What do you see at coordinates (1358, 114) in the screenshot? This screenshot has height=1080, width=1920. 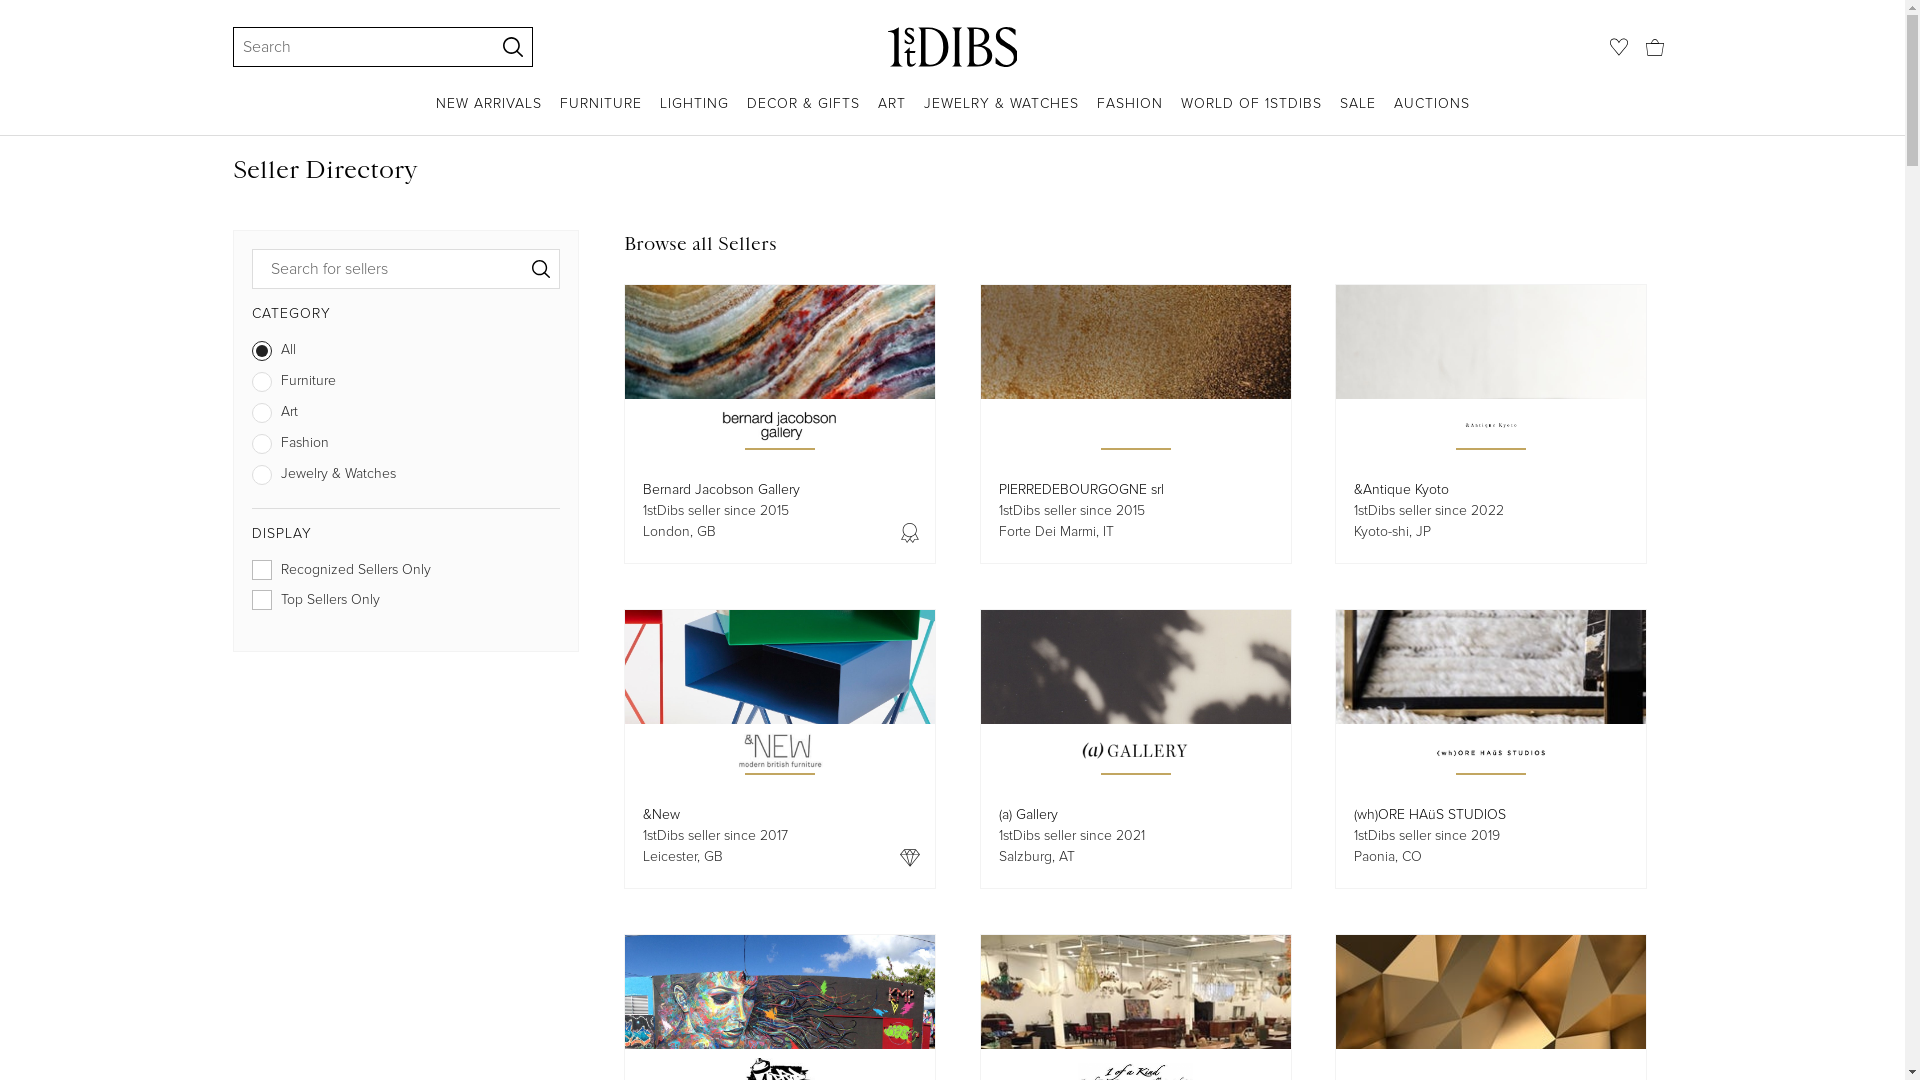 I see `'SALE'` at bounding box center [1358, 114].